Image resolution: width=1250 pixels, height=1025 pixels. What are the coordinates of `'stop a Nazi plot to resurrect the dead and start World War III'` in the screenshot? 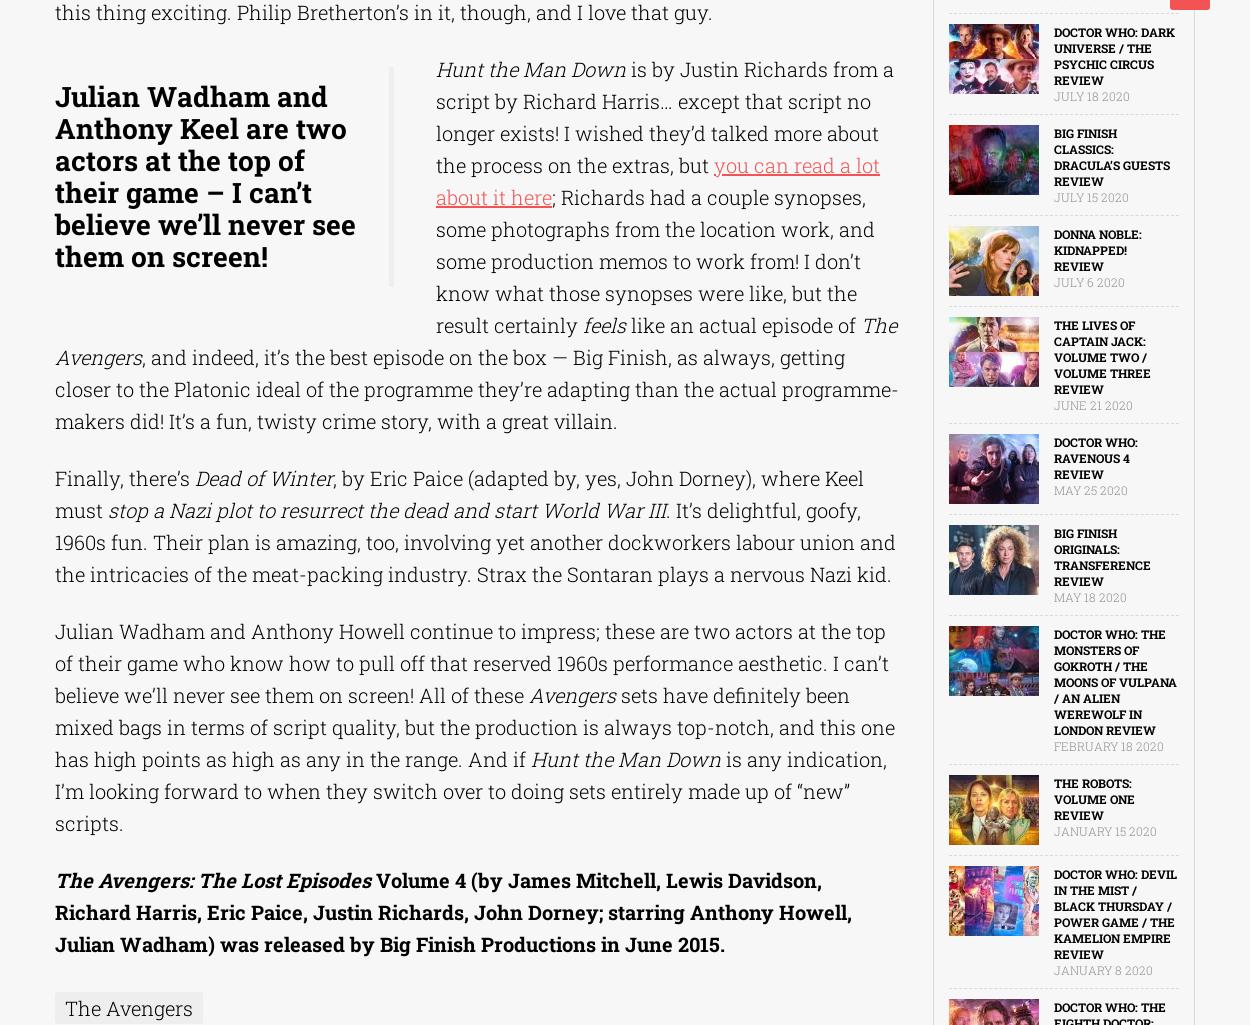 It's located at (387, 509).